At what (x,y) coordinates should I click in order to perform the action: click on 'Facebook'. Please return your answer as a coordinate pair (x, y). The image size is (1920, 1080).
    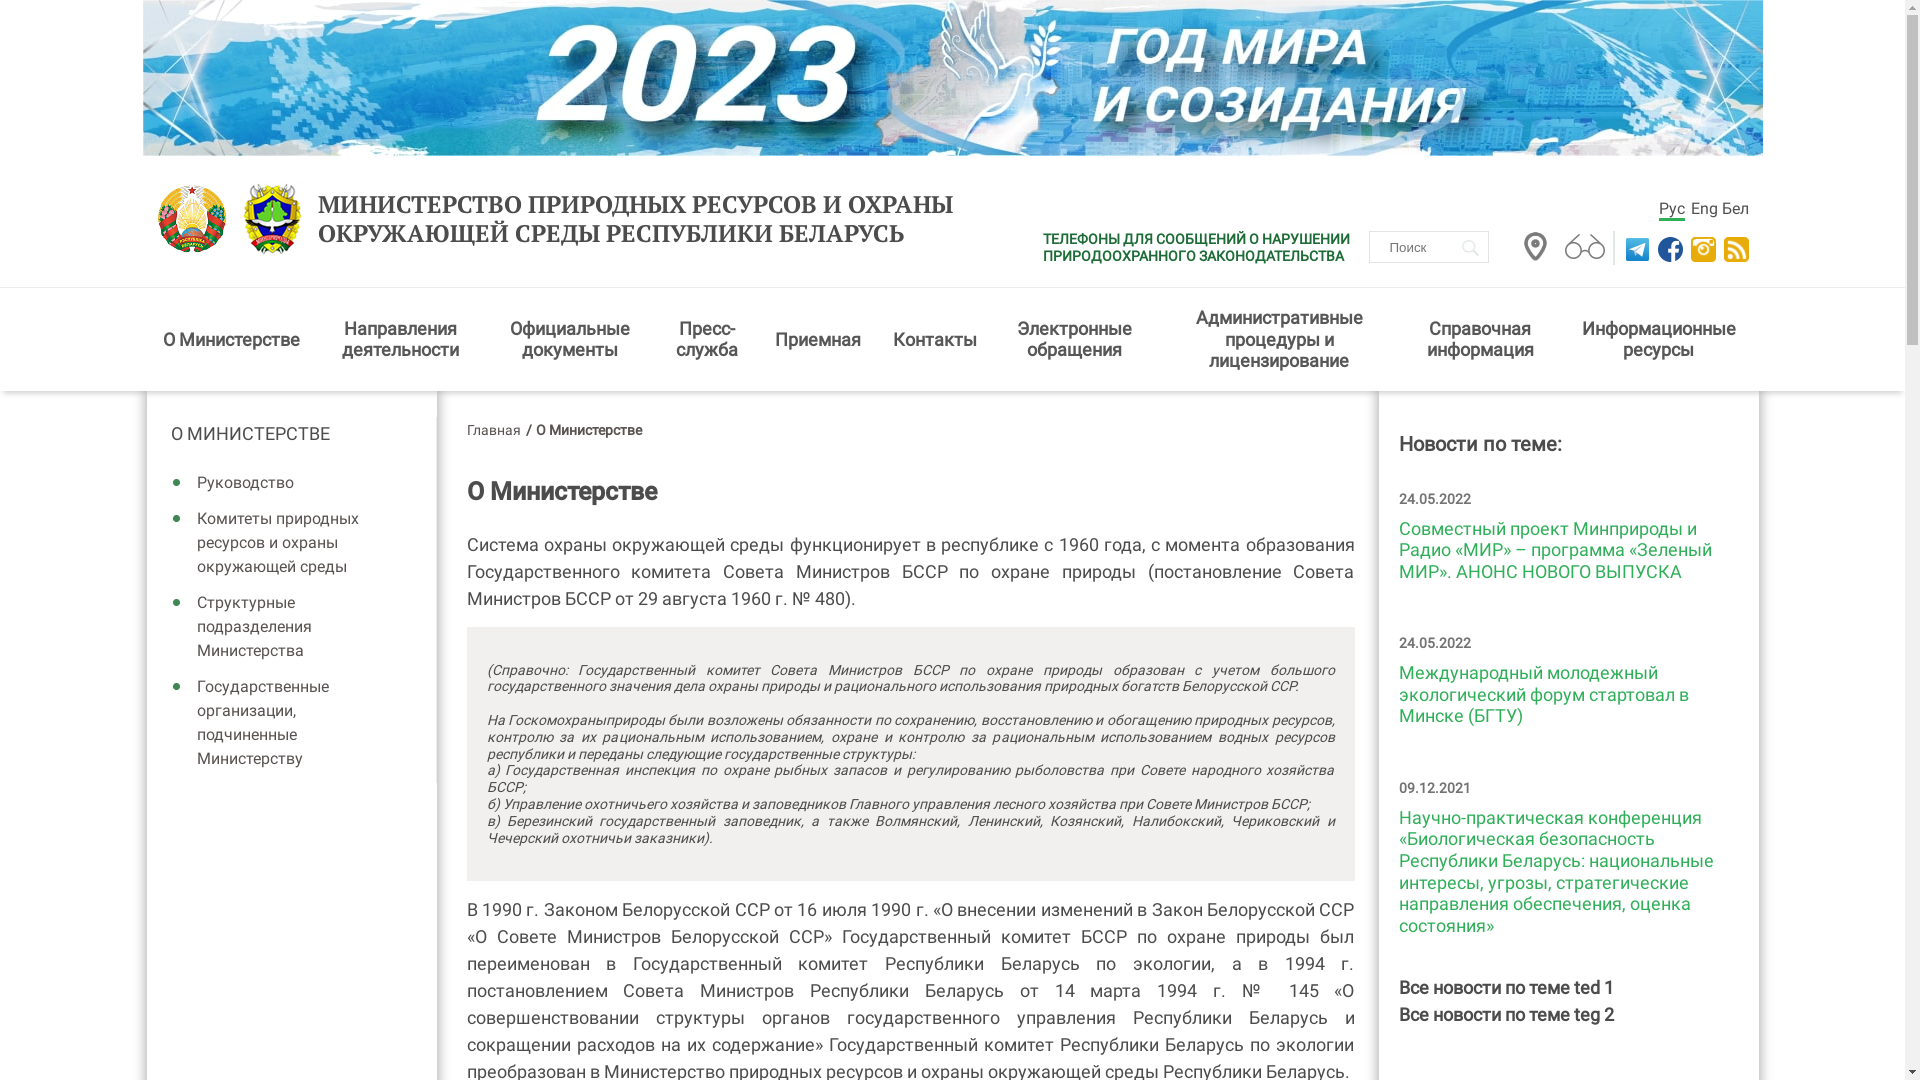
    Looking at the image, I should click on (1668, 248).